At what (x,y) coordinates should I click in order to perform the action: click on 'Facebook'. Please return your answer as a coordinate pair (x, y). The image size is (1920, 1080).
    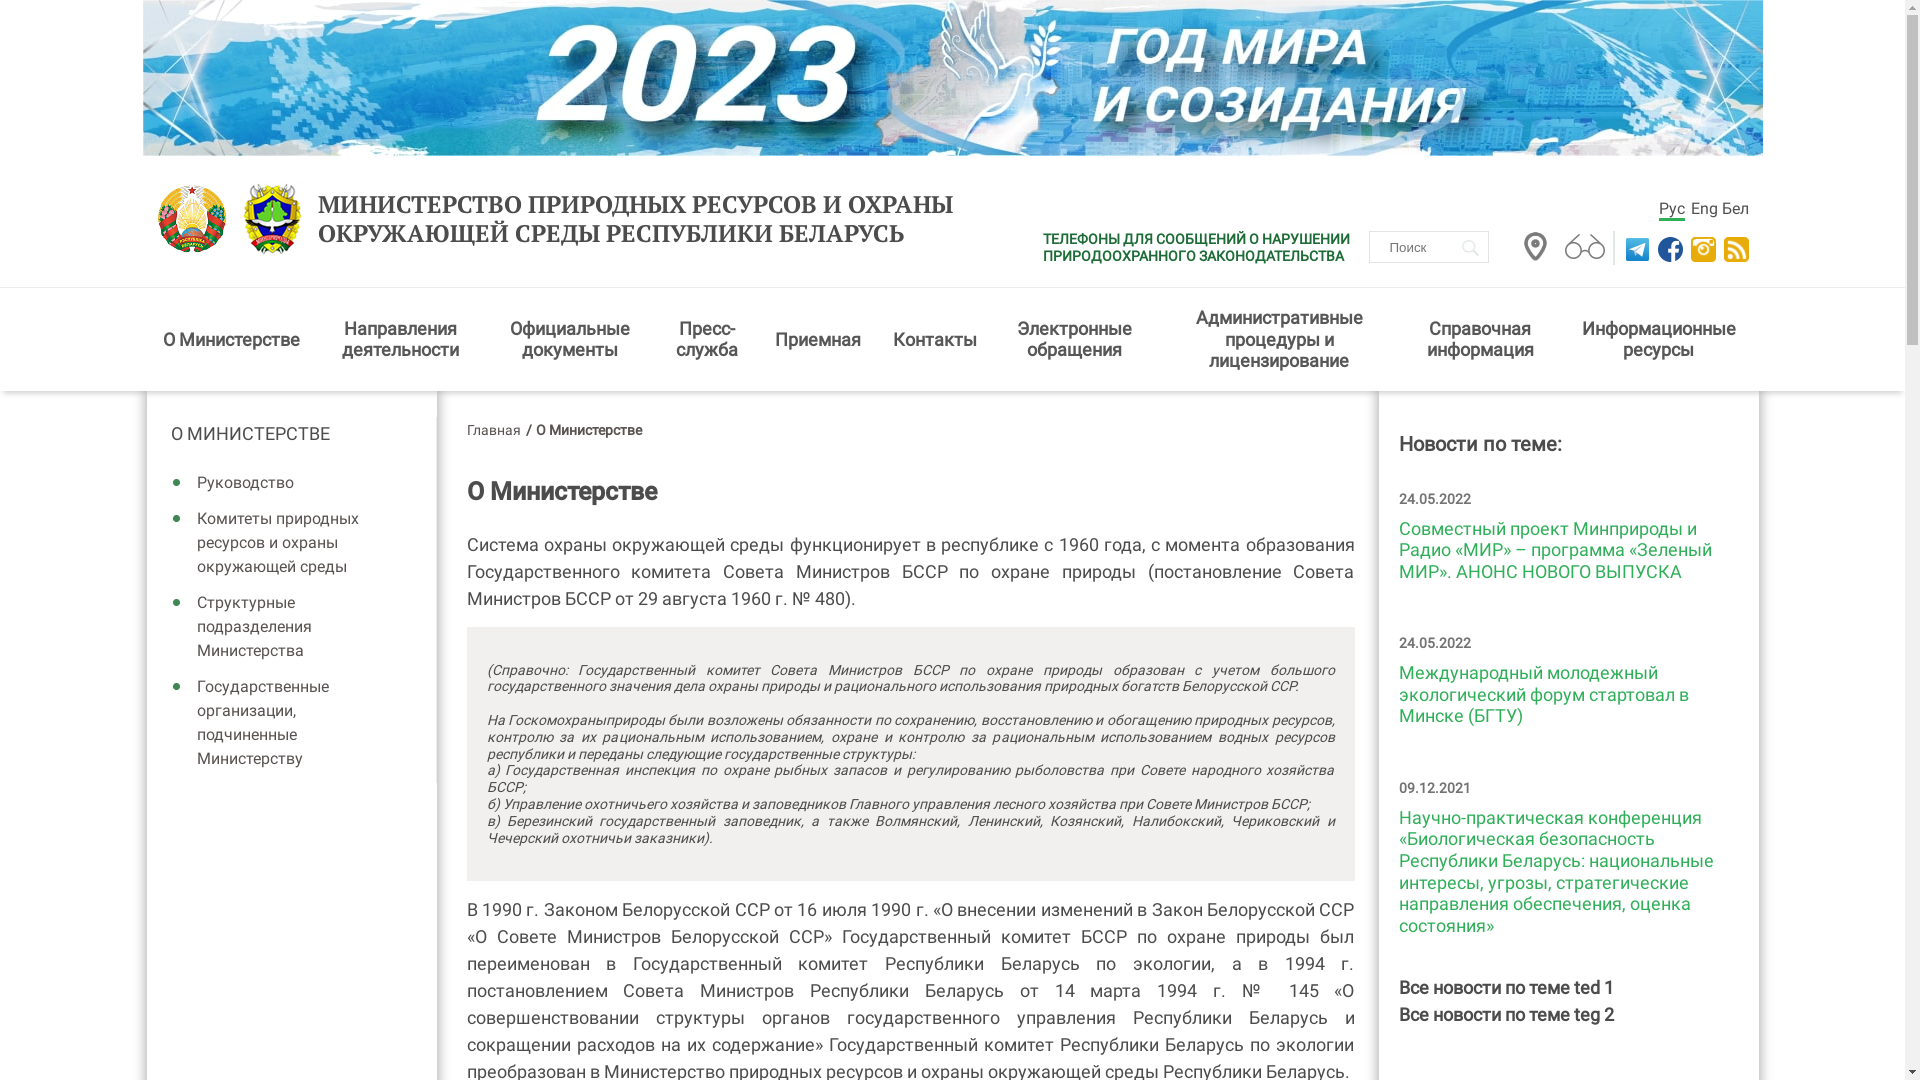
    Looking at the image, I should click on (1668, 248).